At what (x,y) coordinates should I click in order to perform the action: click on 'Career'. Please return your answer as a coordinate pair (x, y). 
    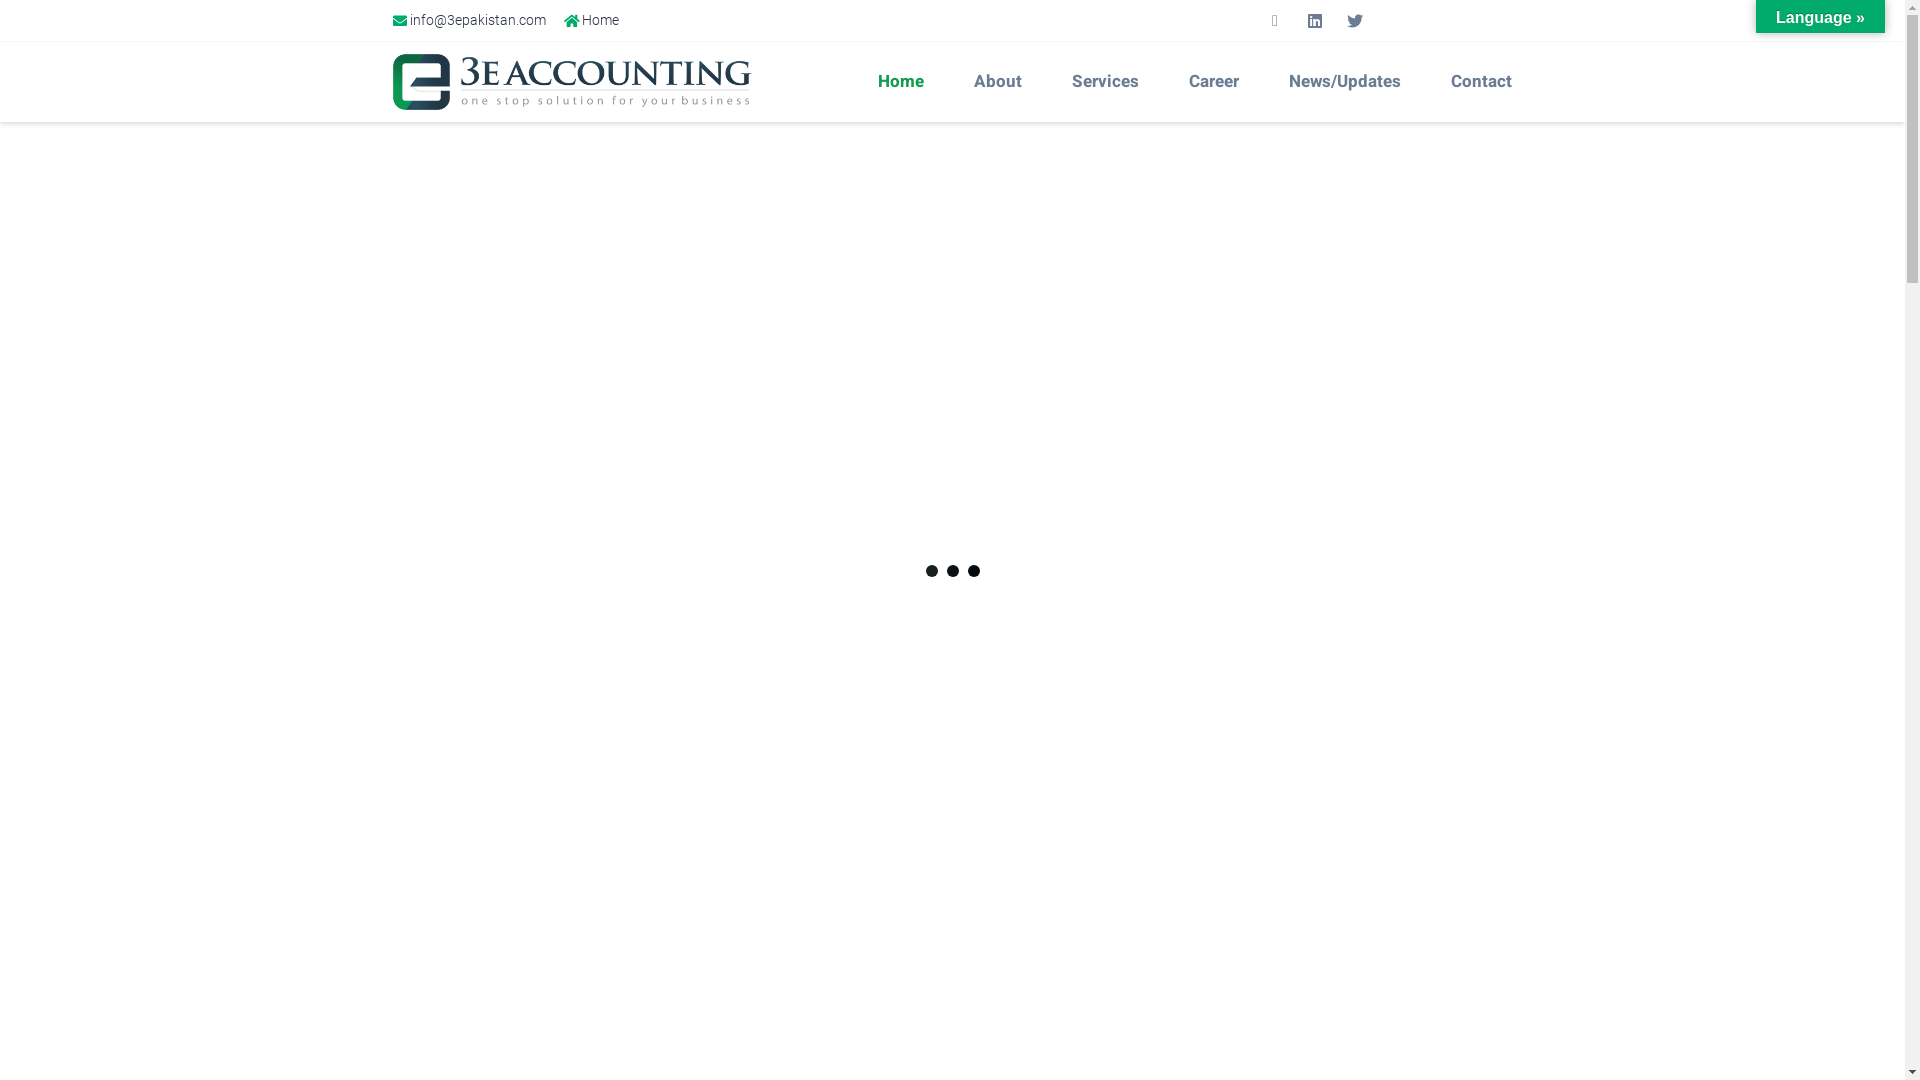
    Looking at the image, I should click on (1218, 80).